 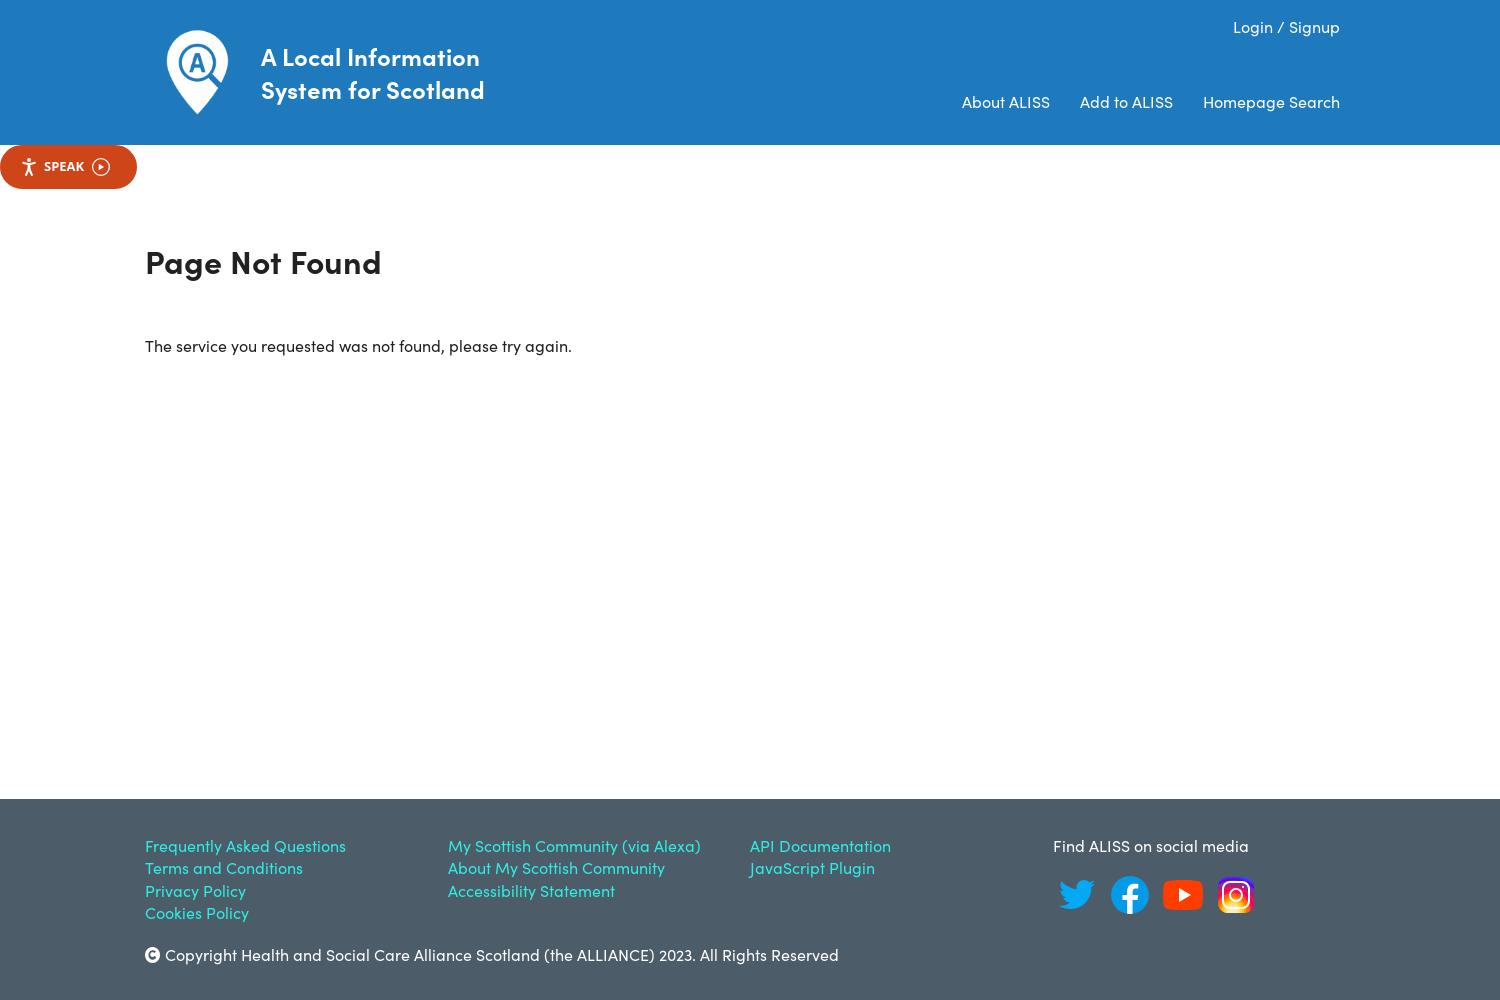 I want to click on 'The service you requested was not found, please try again.', so click(x=357, y=343).